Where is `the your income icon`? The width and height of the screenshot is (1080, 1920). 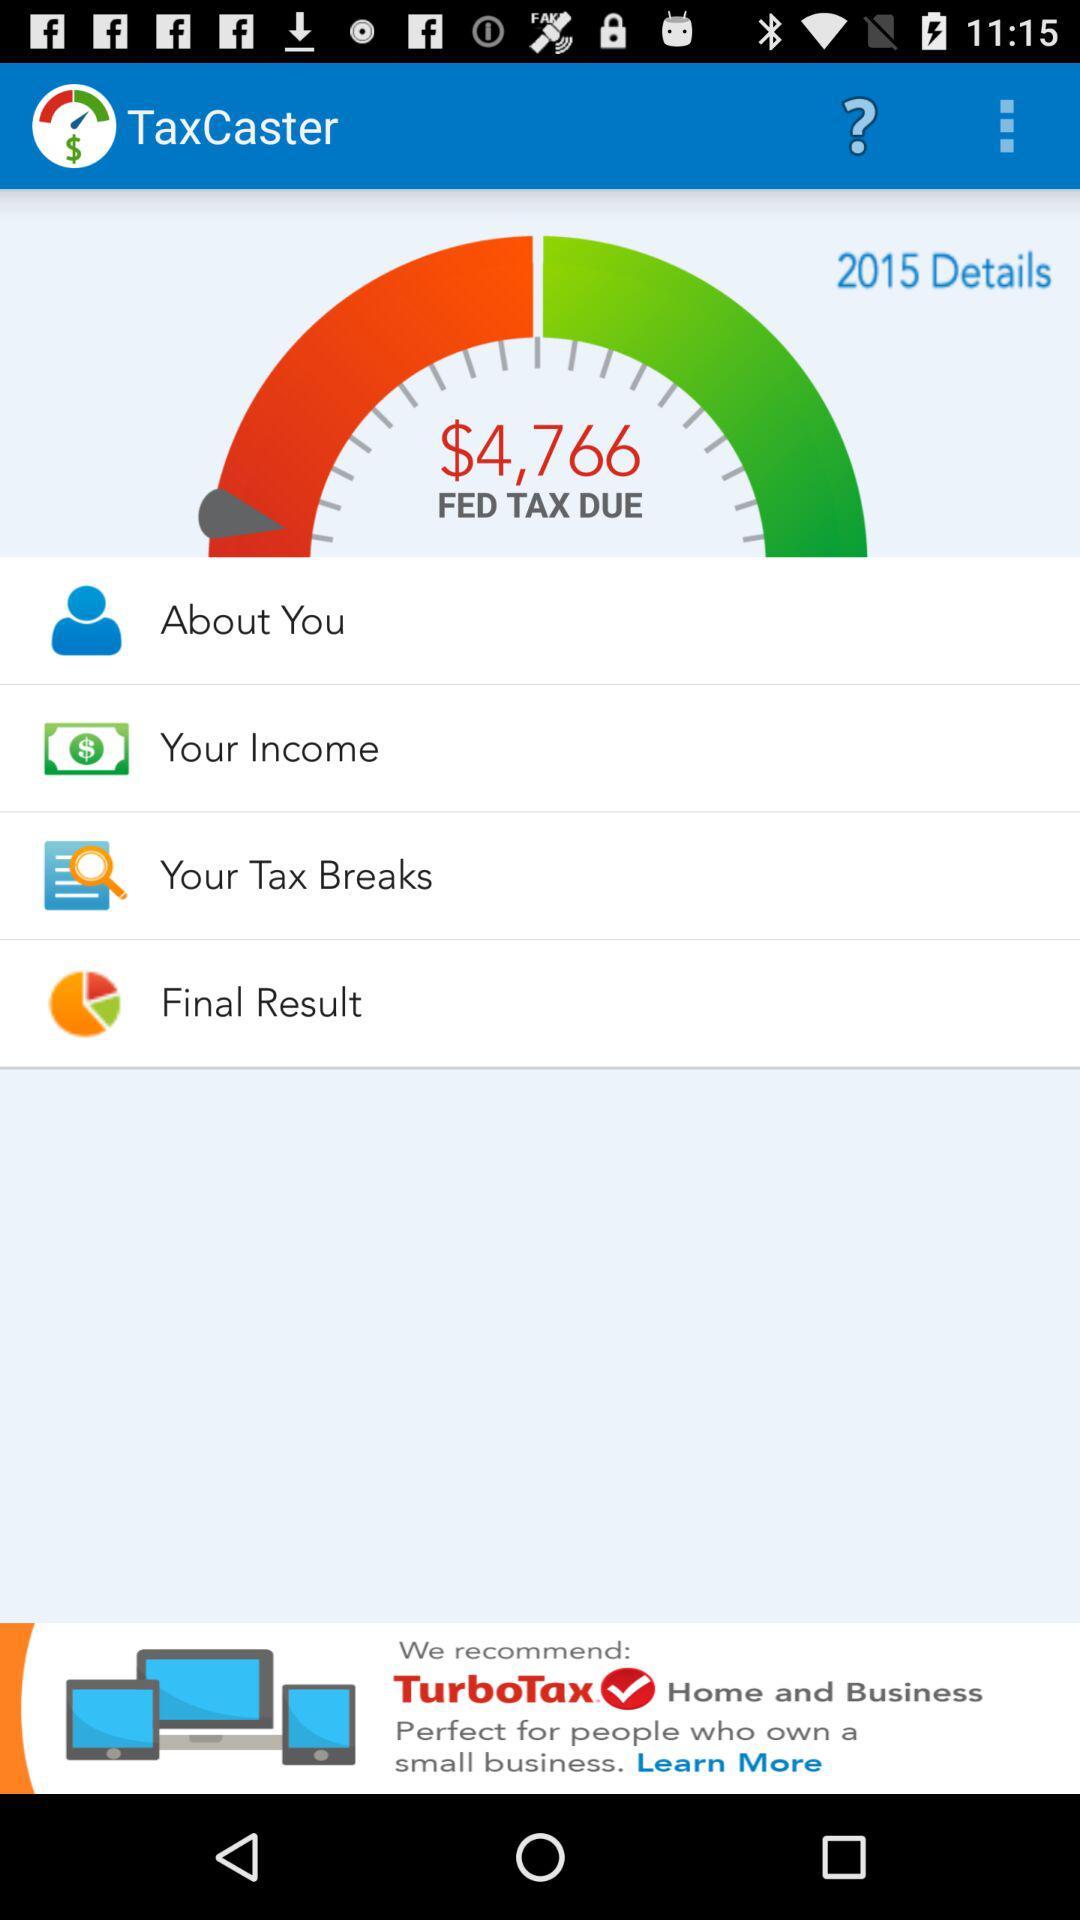
the your income icon is located at coordinates (601, 746).